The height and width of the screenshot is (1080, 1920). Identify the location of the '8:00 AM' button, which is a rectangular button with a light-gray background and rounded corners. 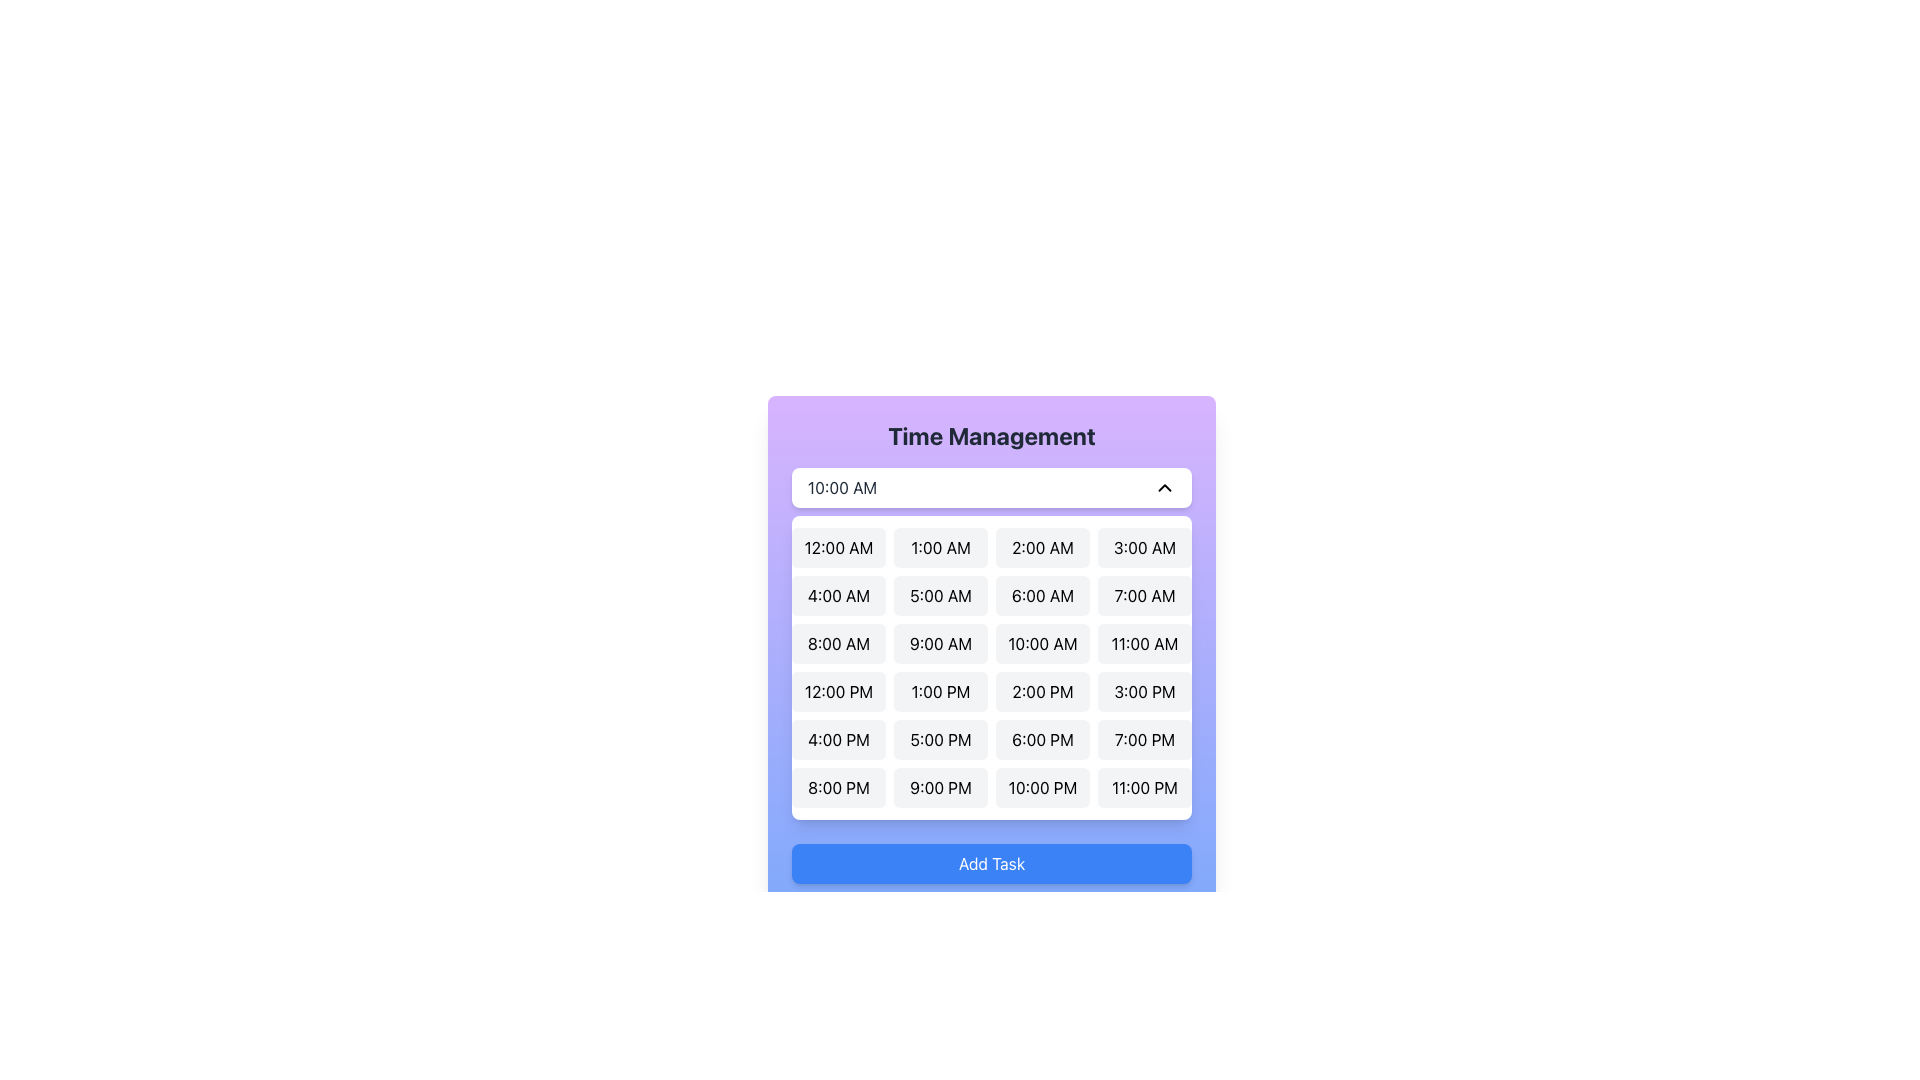
(839, 644).